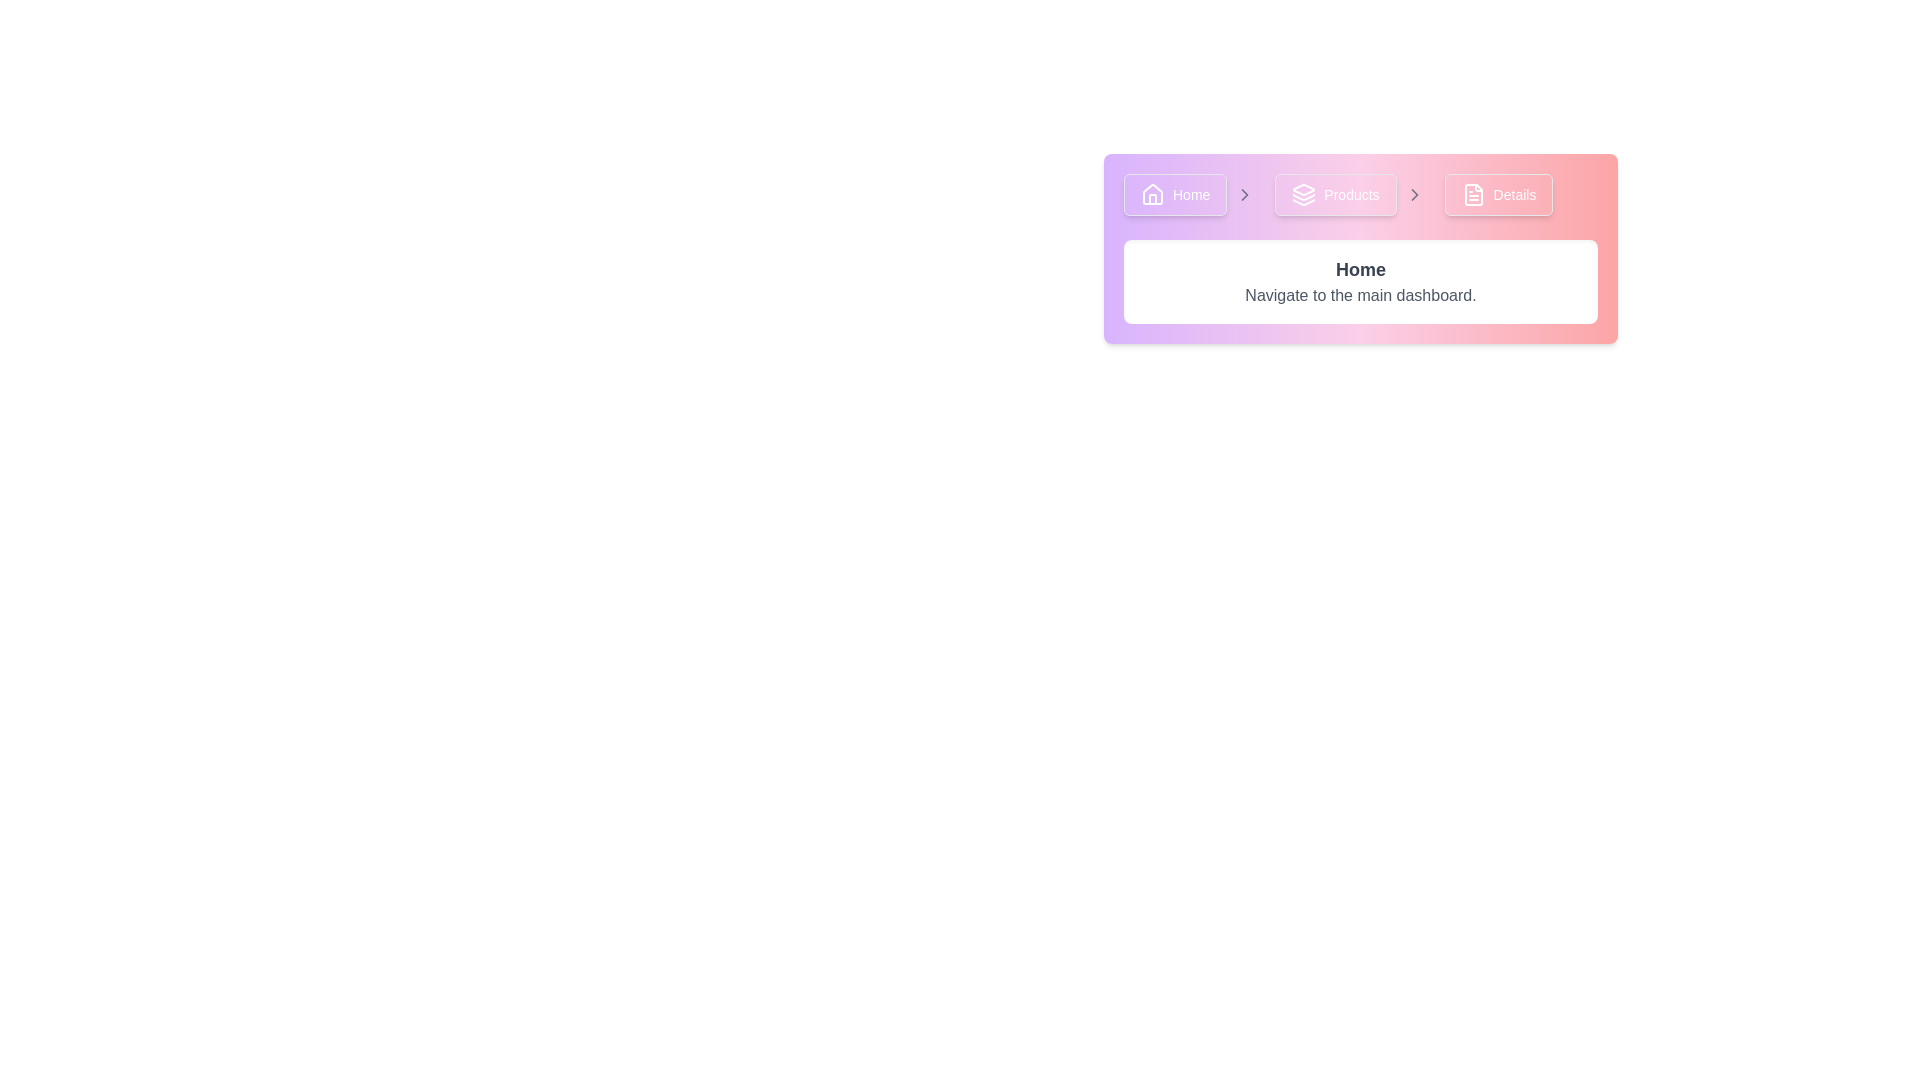 This screenshot has width=1920, height=1080. Describe the element at coordinates (1175, 195) in the screenshot. I see `the first navigation button located at the top-left corner of the interface` at that location.